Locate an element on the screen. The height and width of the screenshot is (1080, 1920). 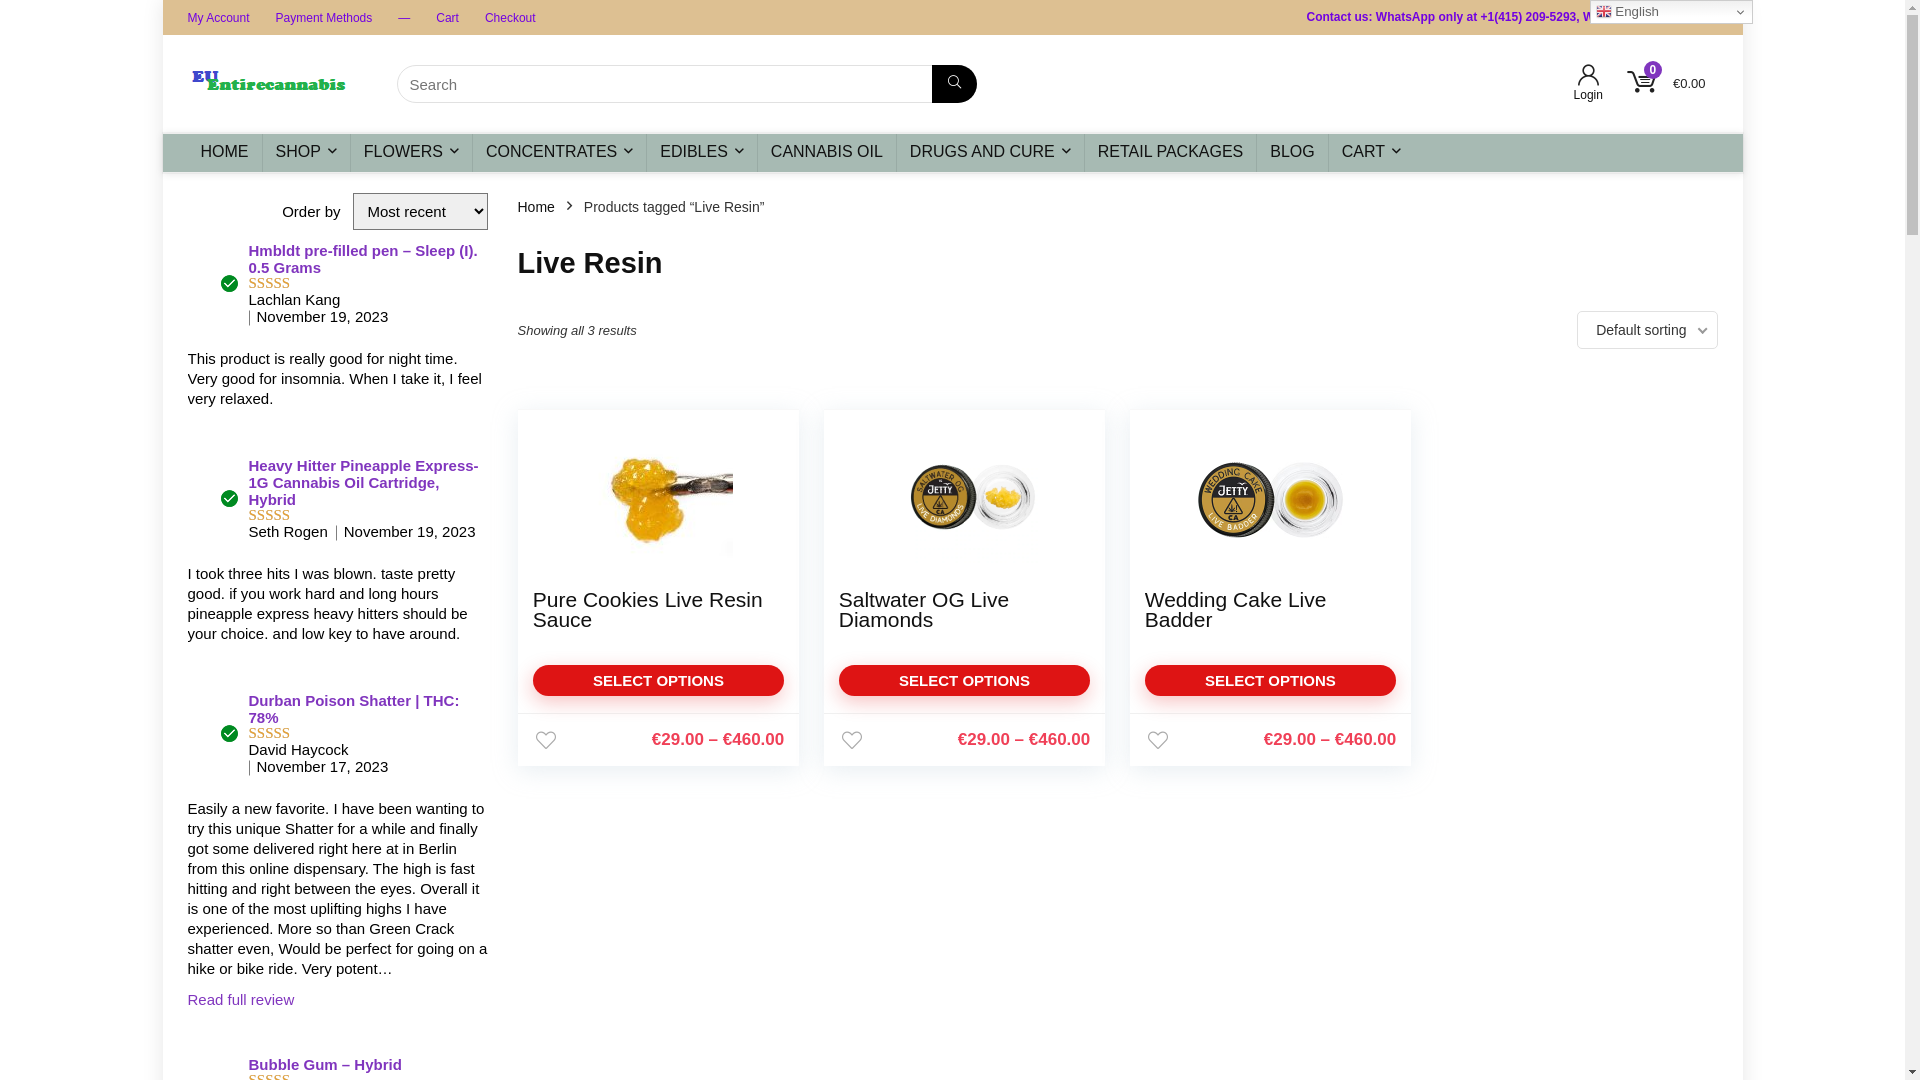
'CONCENTRATES' is located at coordinates (559, 152).